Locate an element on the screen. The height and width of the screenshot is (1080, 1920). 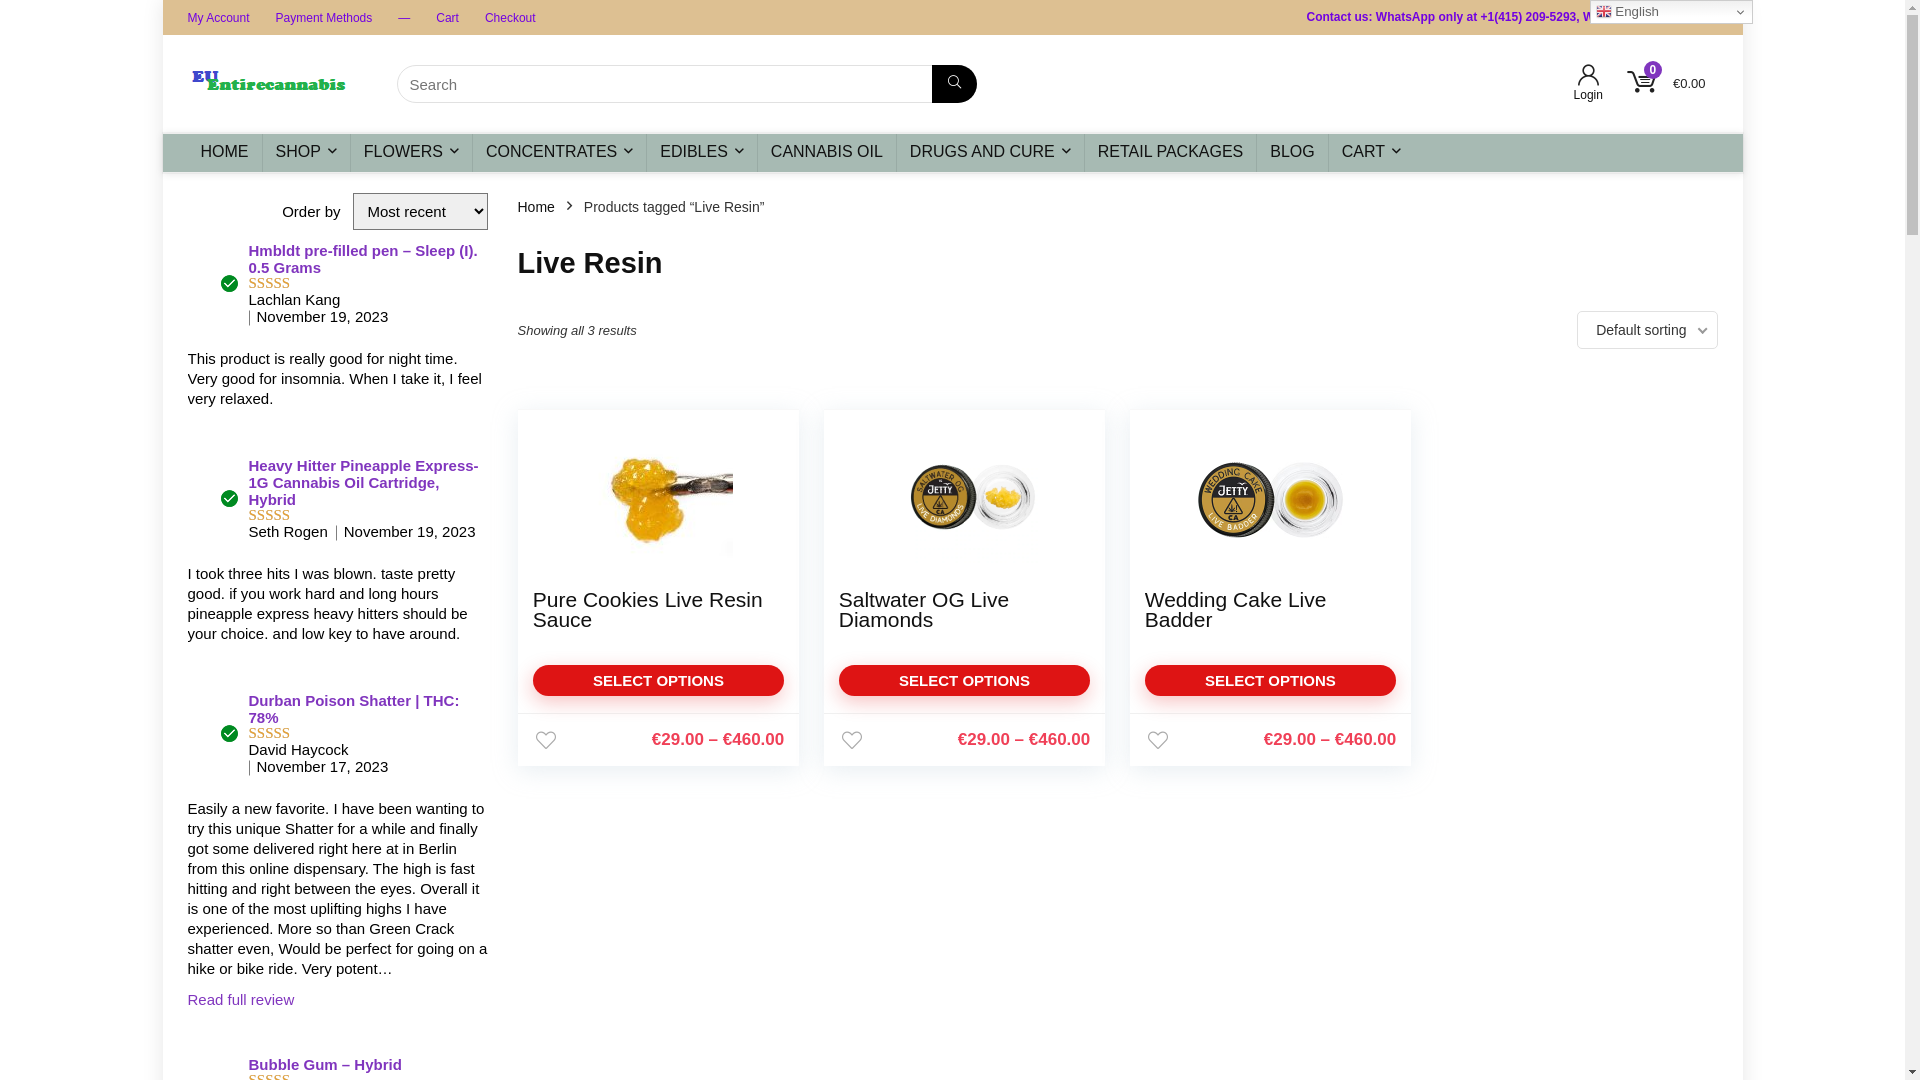
'CONCENTRATES' is located at coordinates (559, 152).